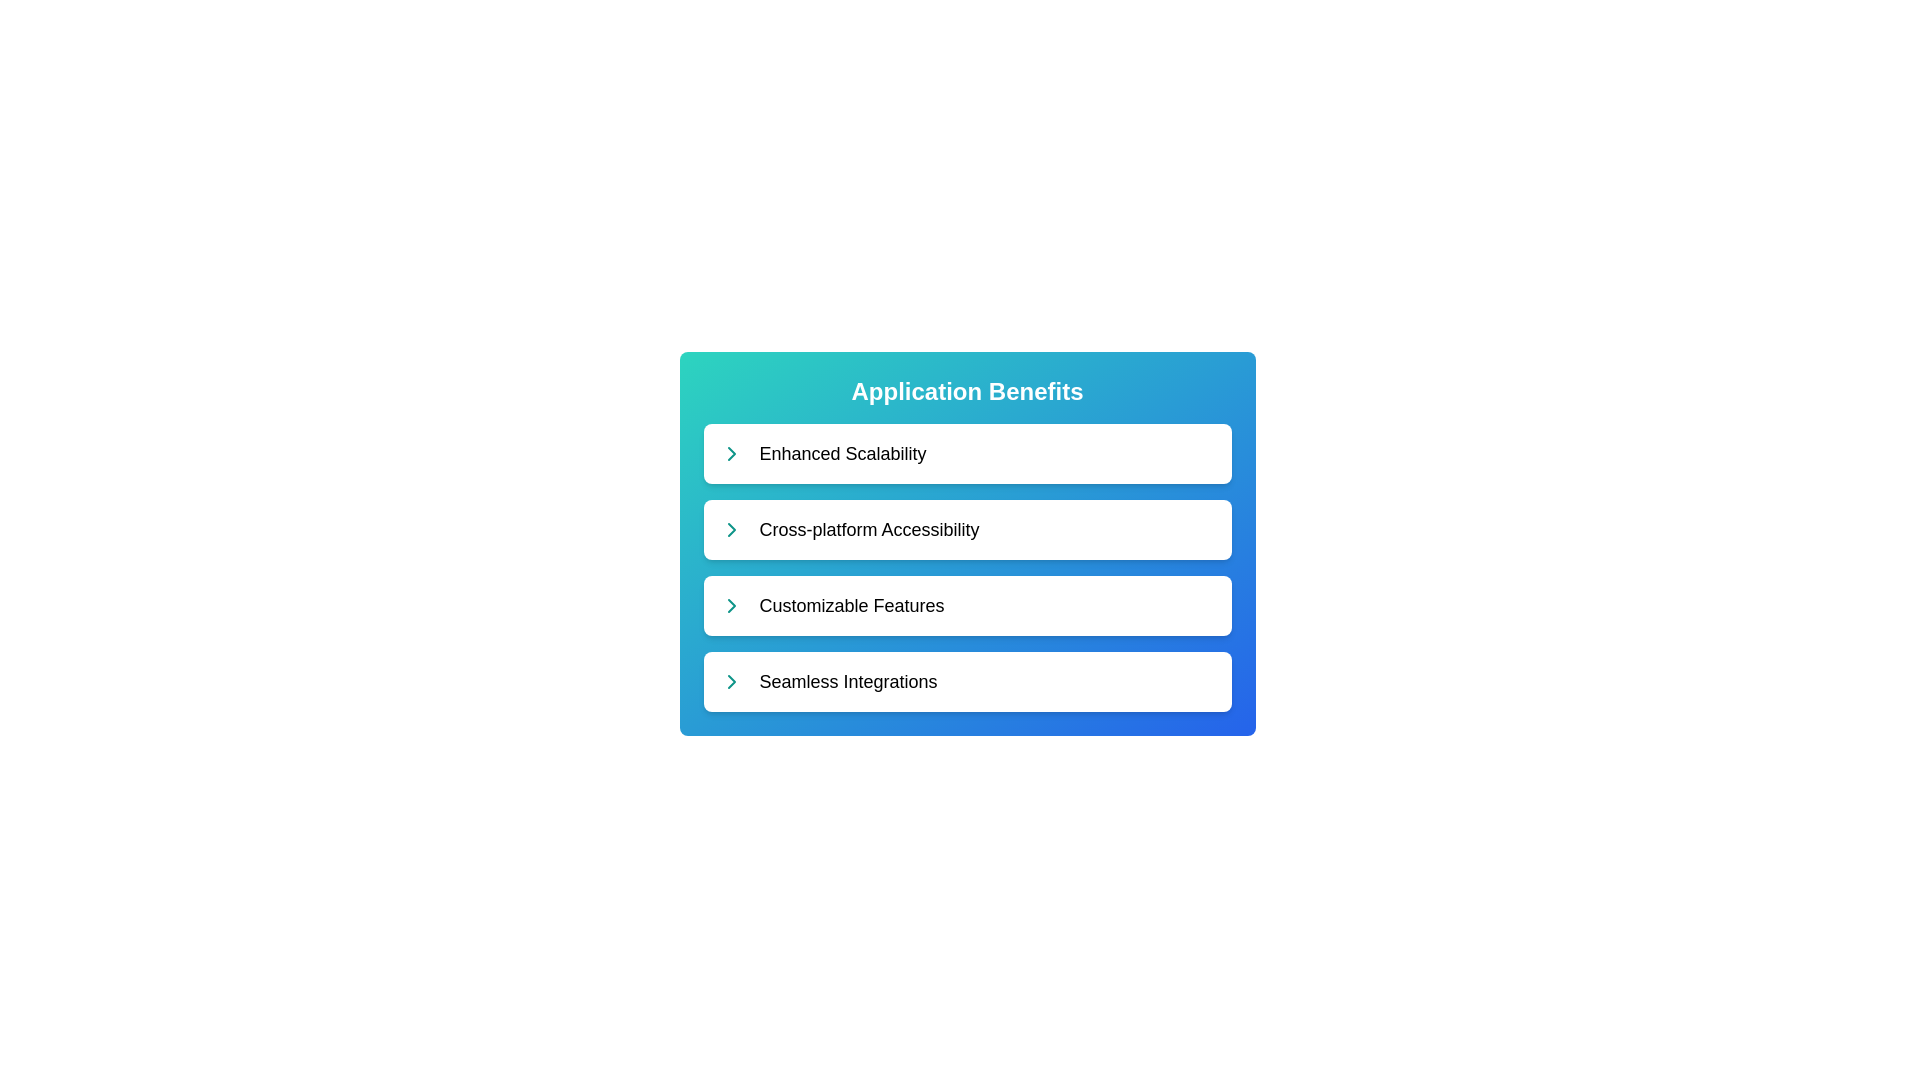 This screenshot has height=1080, width=1920. I want to click on the text label reading 'Enhanced Scalability', which is styled in medium bold black font and located within a white rectangular background with rounded edges, positioned as the first item in a vertical list under the header 'Application Benefits', so click(843, 454).